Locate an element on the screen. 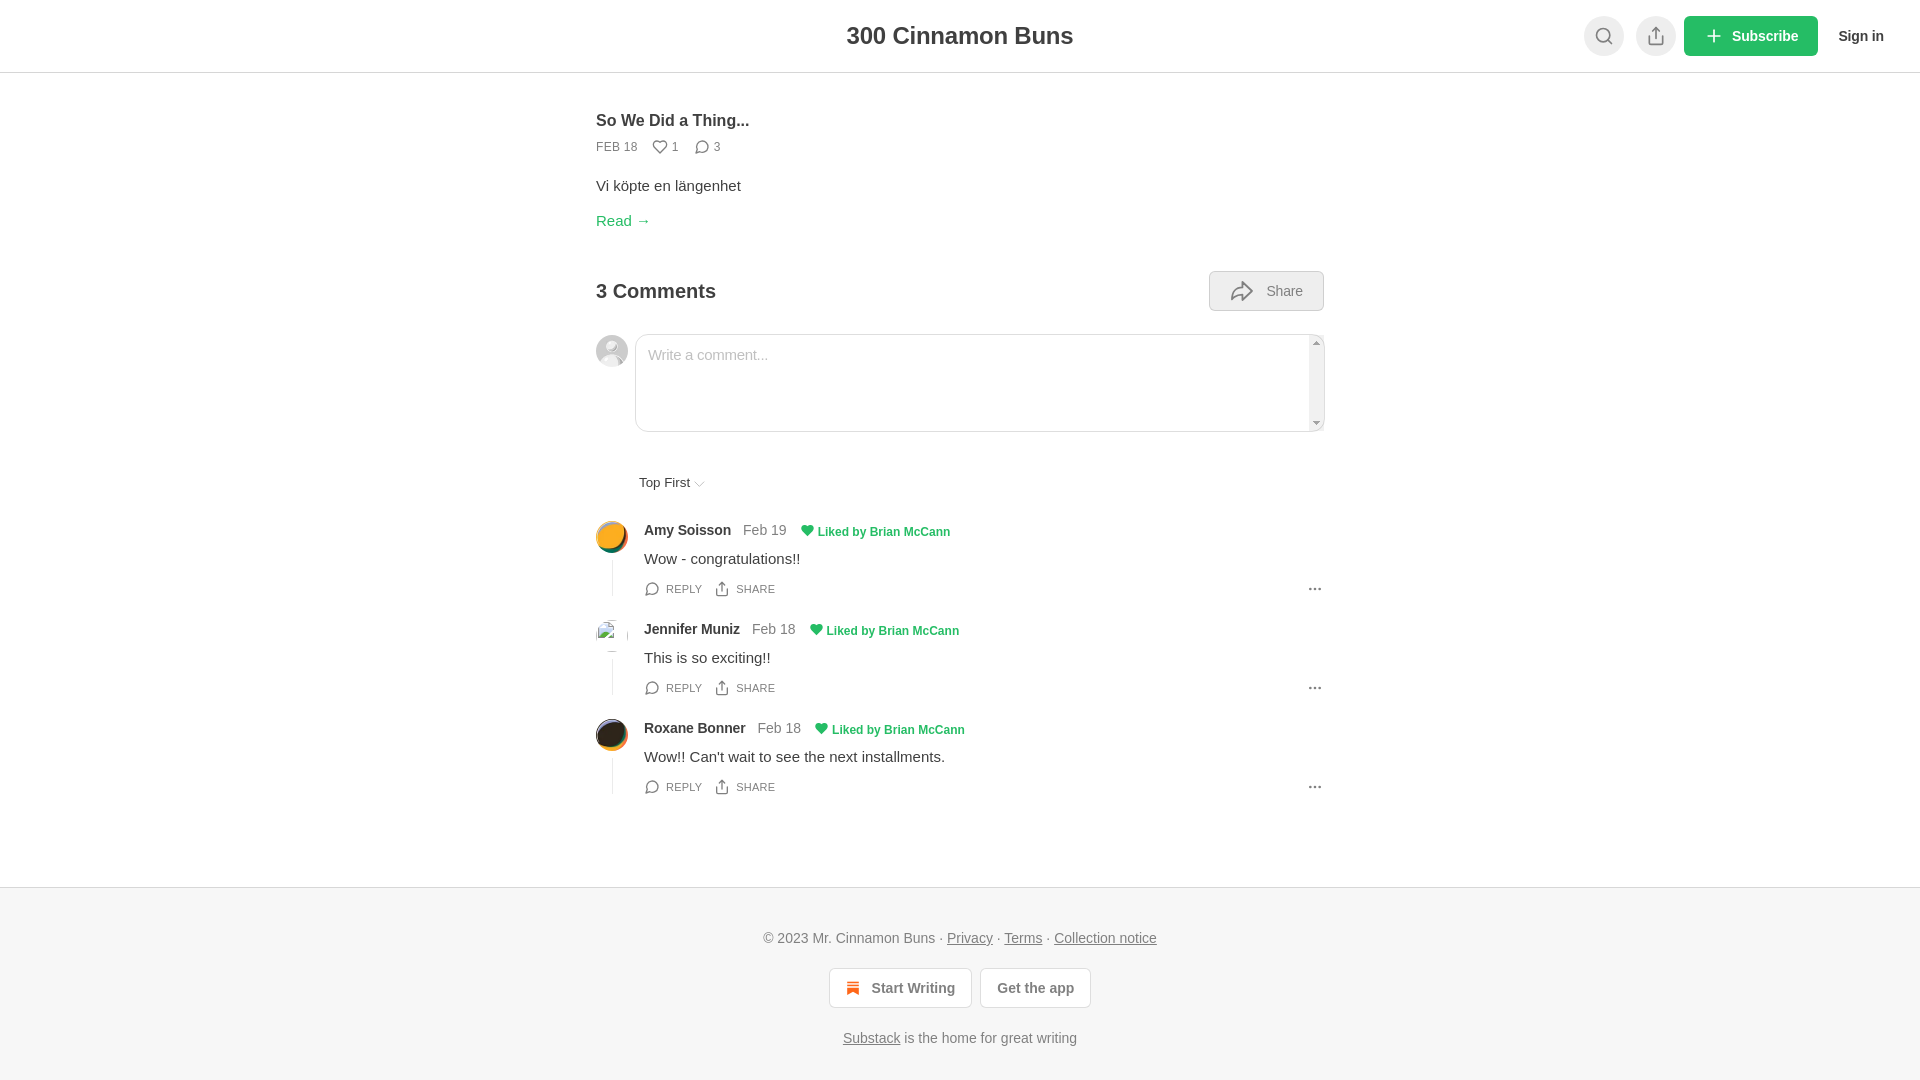 This screenshot has width=1920, height=1080. 'Jennifer Muniz' is located at coordinates (691, 627).